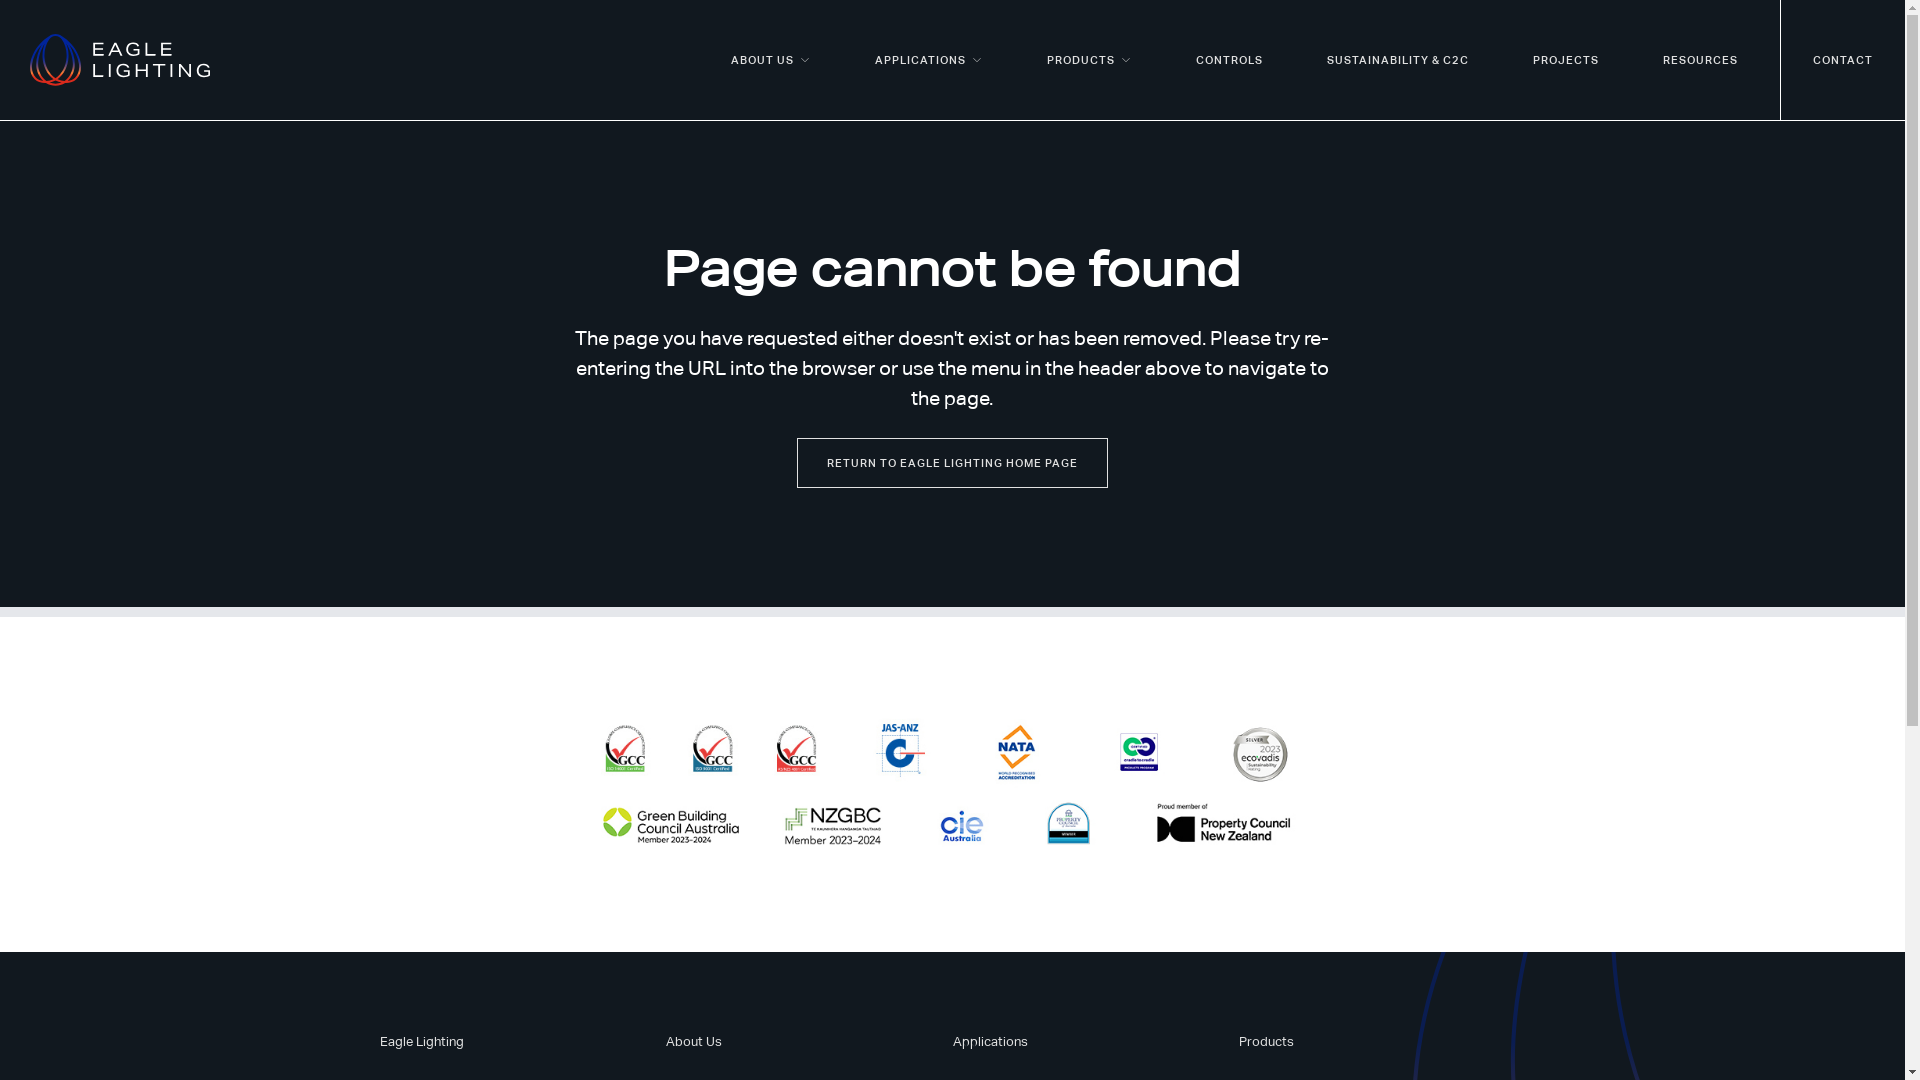 Image resolution: width=1920 pixels, height=1080 pixels. Describe the element at coordinates (1228, 59) in the screenshot. I see `'CONTROLS'` at that location.